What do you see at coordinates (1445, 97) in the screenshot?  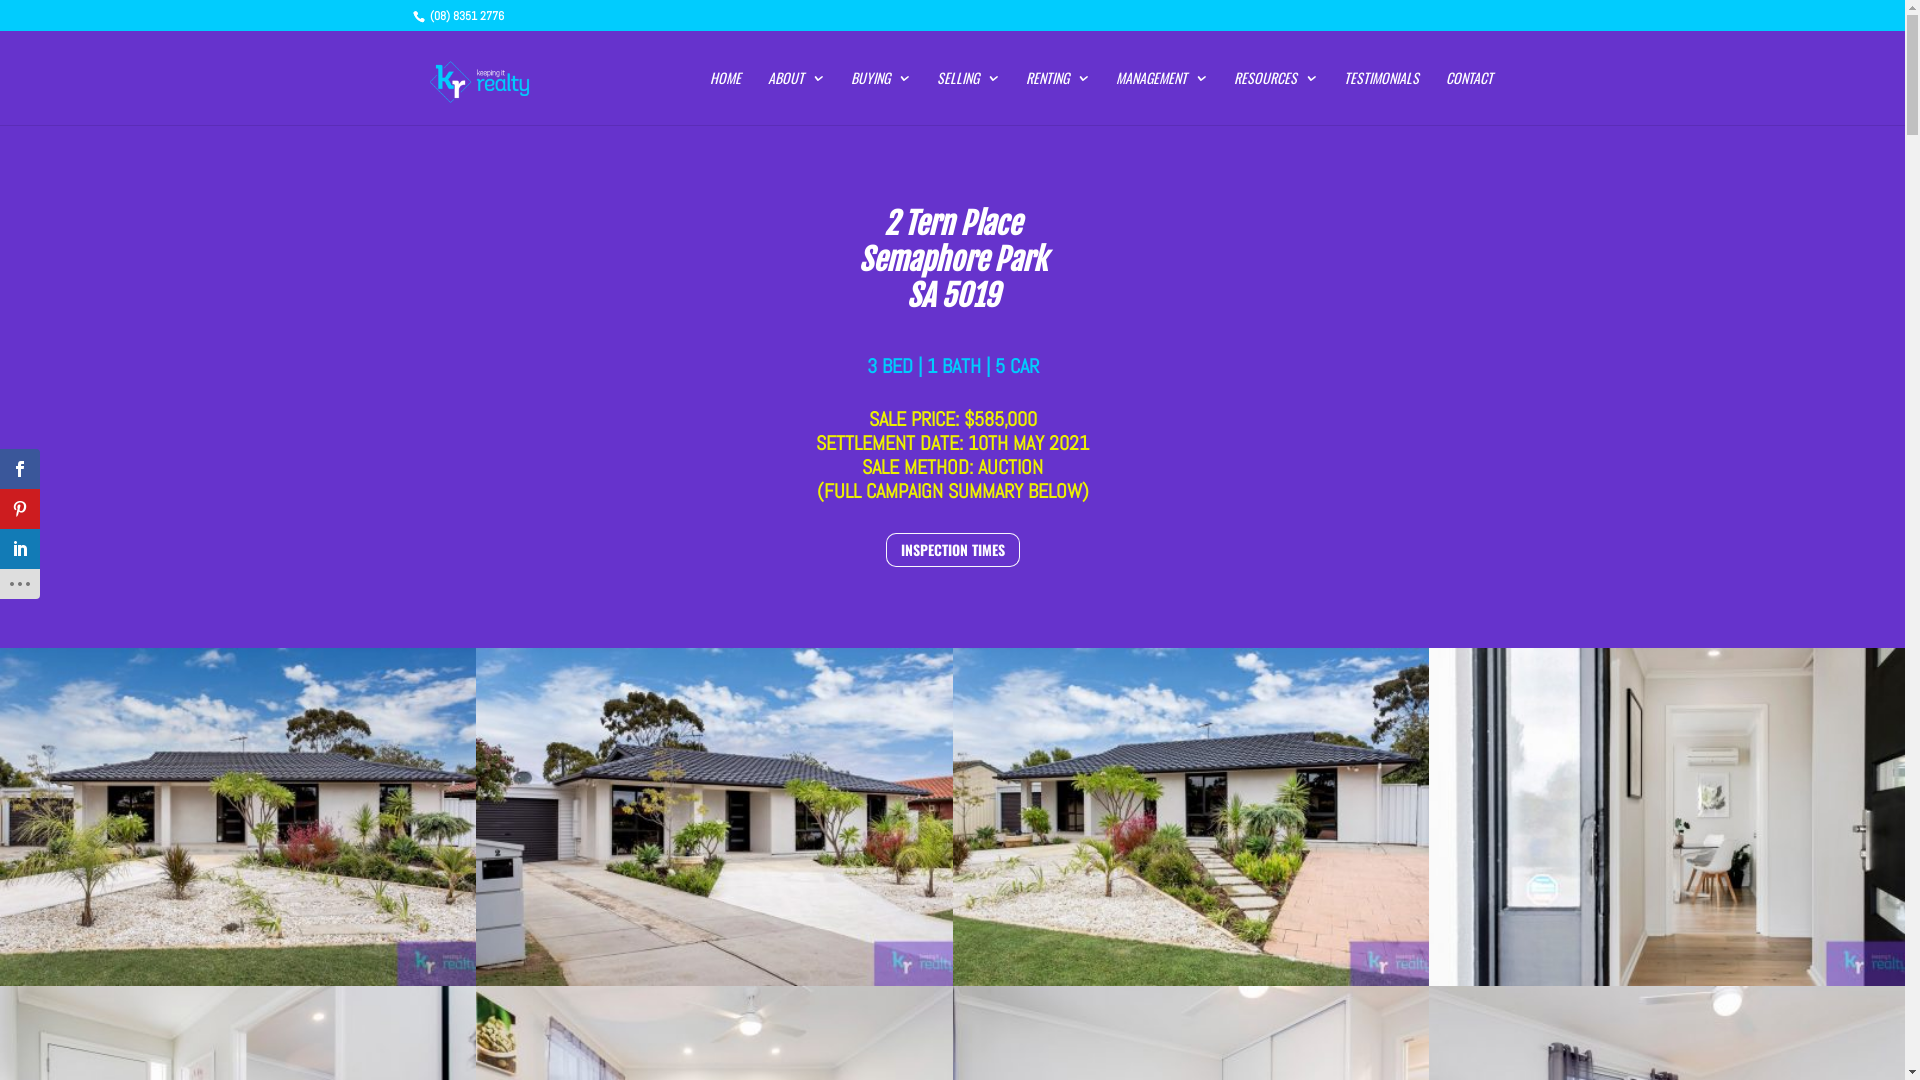 I see `'CONTACT'` at bounding box center [1445, 97].